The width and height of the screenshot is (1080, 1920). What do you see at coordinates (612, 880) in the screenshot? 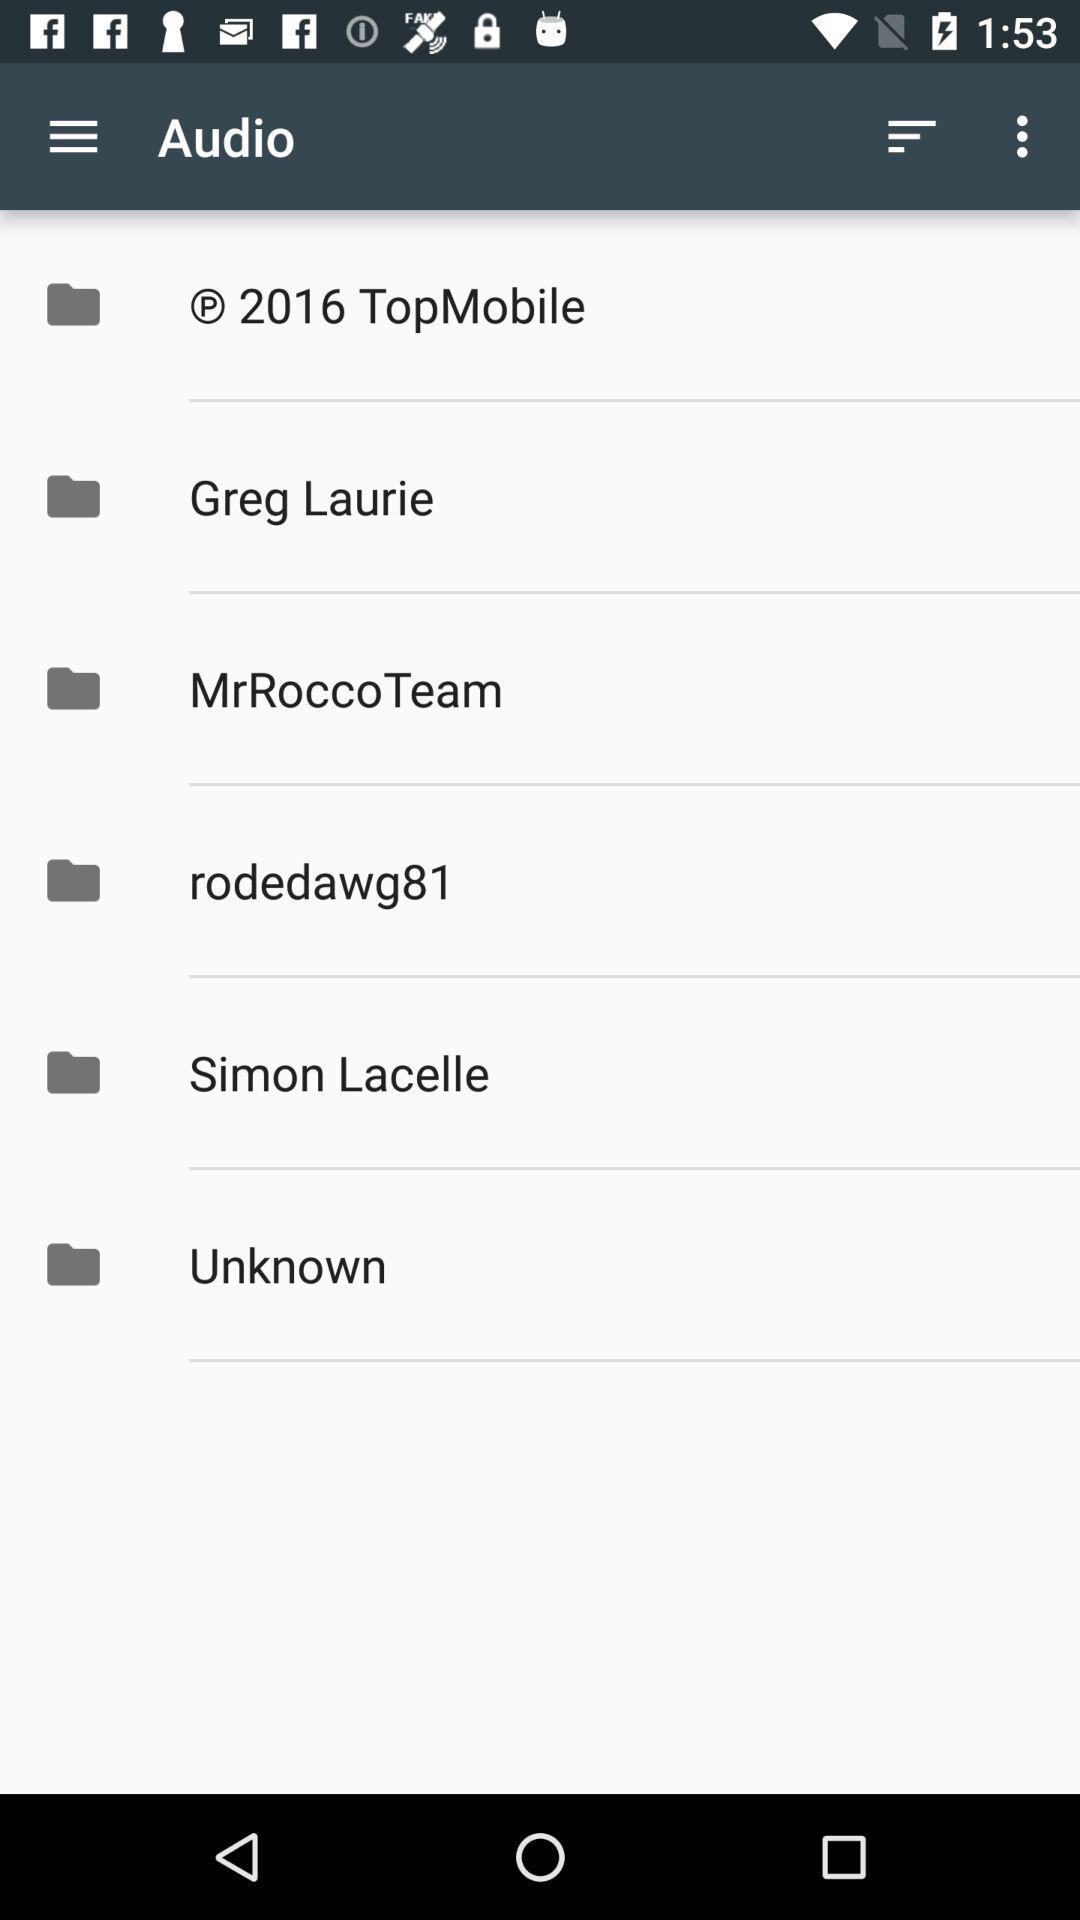
I see `the icon above simon lacelle icon` at bounding box center [612, 880].